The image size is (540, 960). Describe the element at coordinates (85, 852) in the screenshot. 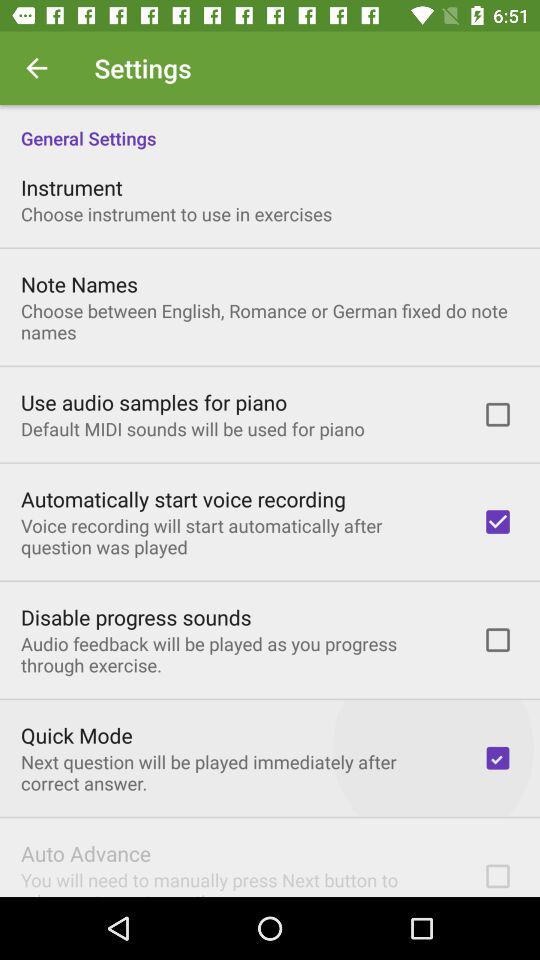

I see `the item below next question will icon` at that location.